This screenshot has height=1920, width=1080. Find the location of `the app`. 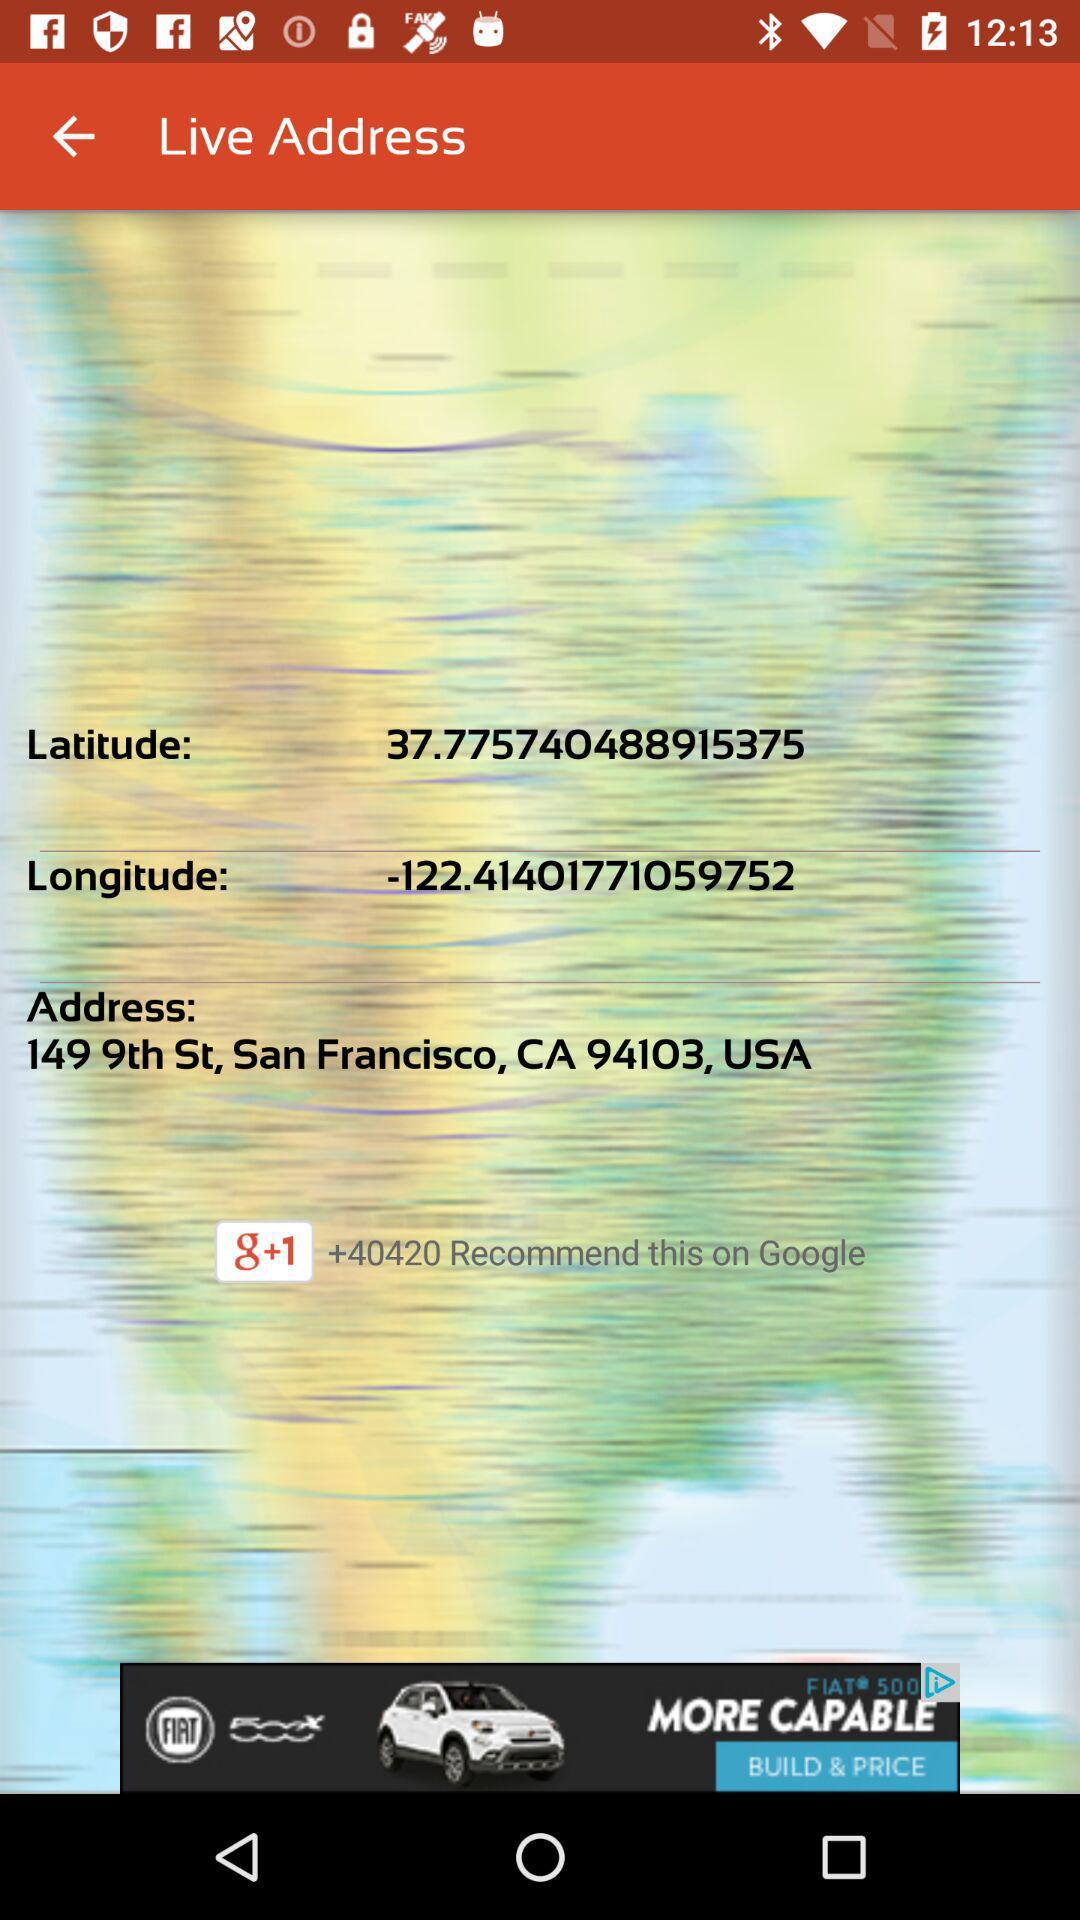

the app is located at coordinates (540, 1727).